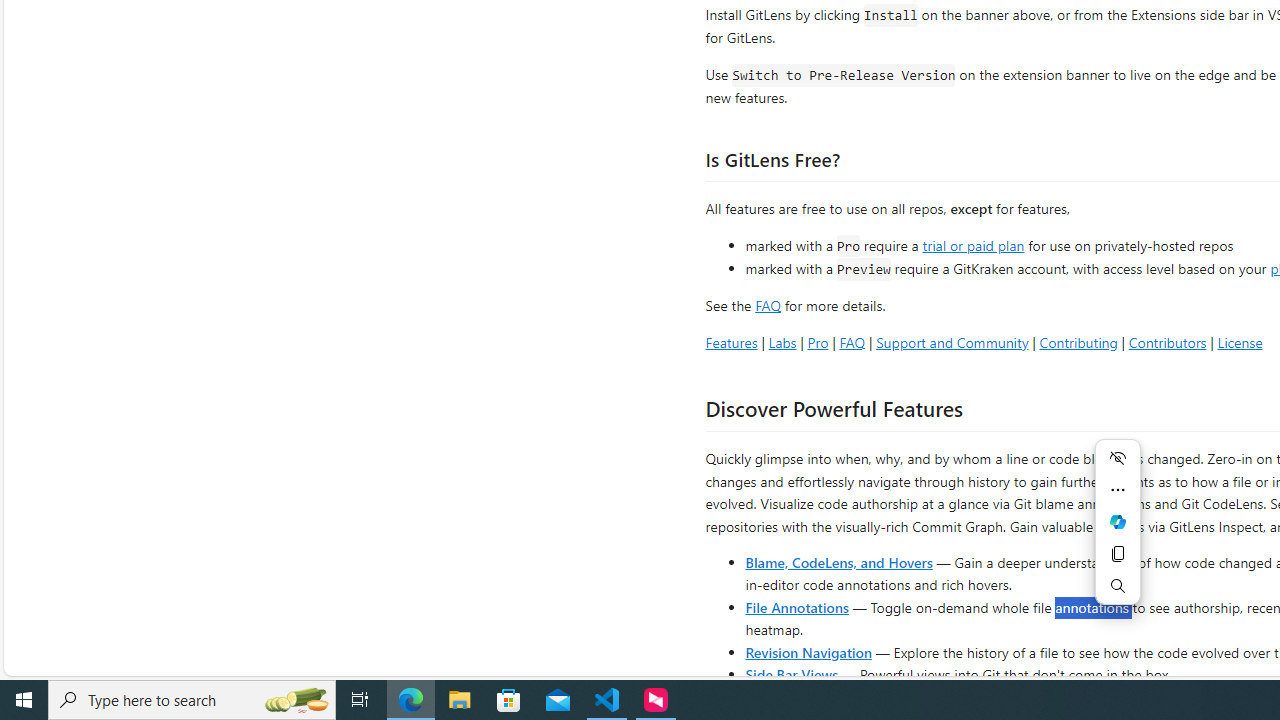 This screenshot has width=1280, height=720. Describe the element at coordinates (730, 341) in the screenshot. I see `'Features'` at that location.